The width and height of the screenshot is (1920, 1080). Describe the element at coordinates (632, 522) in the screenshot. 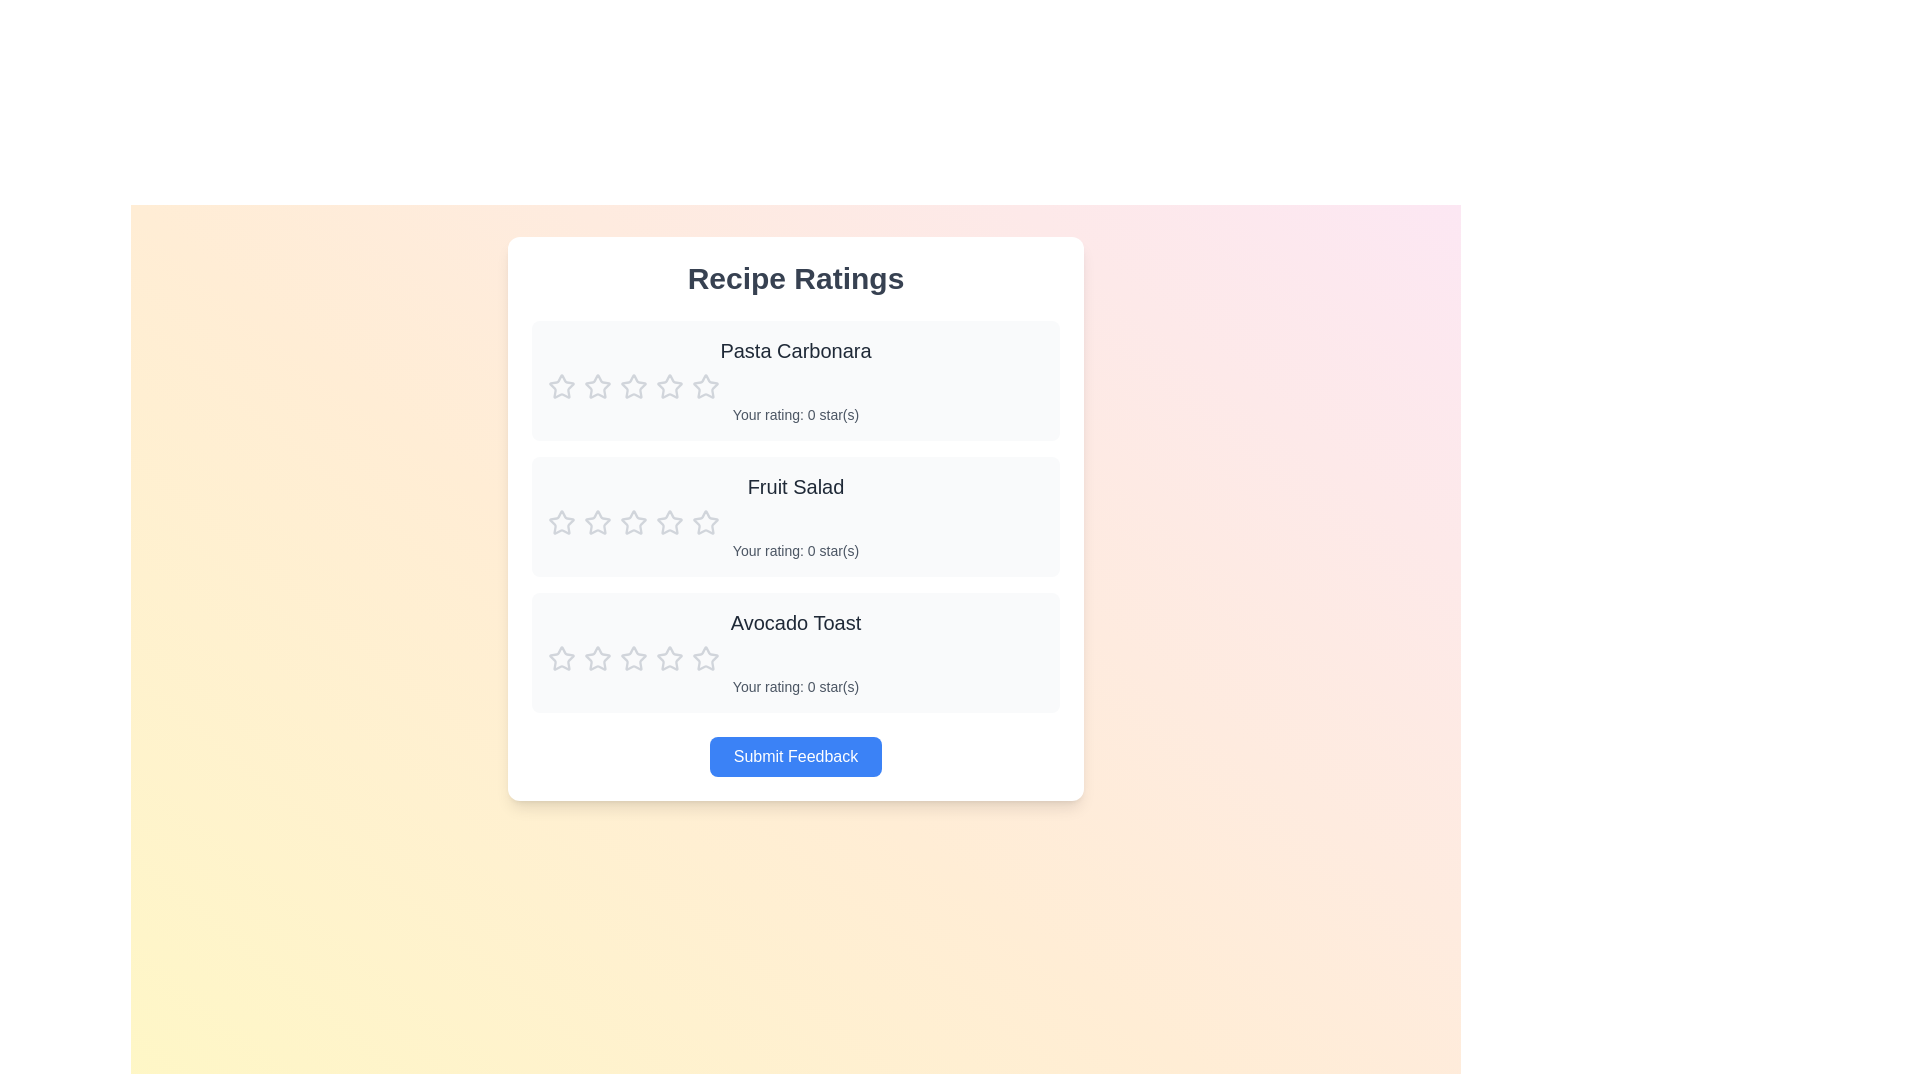

I see `the fourth gray star icon in the rating system for the 'Fruit Salad' list item` at that location.